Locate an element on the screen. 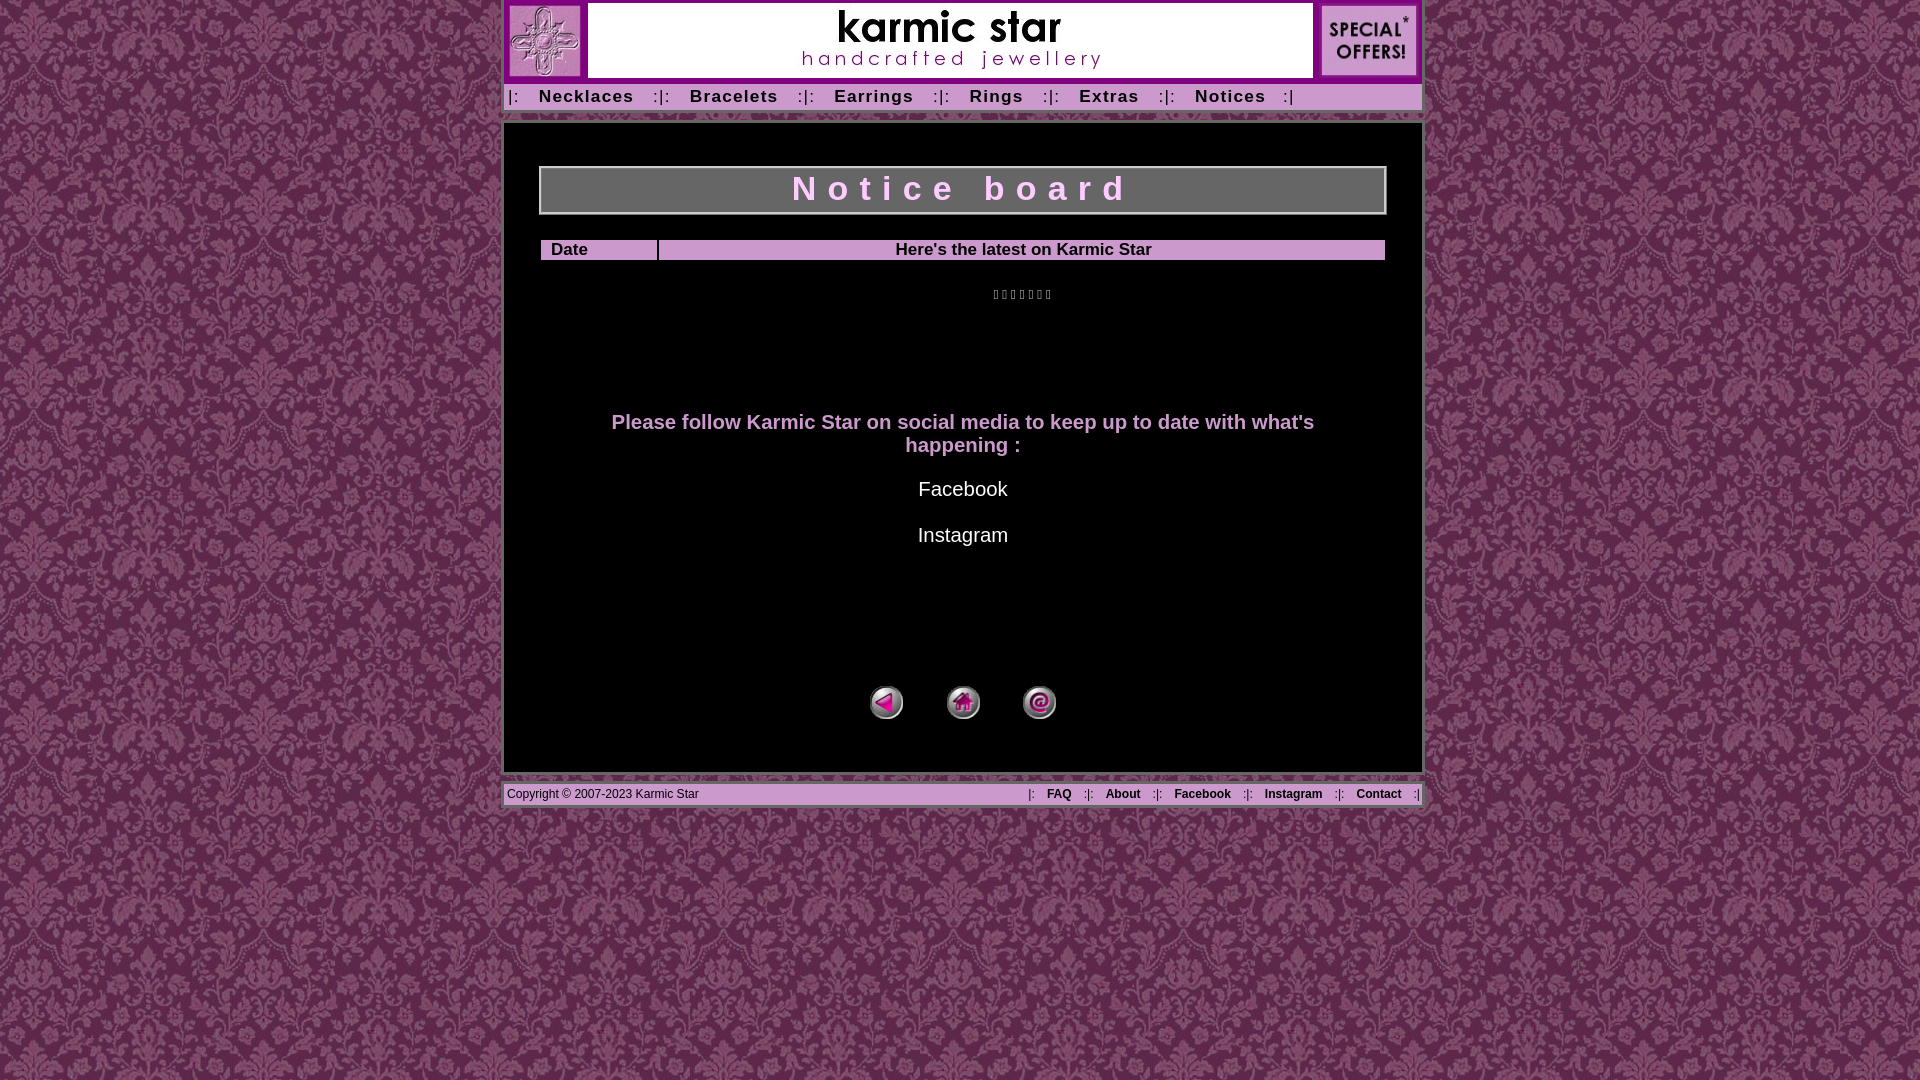 This screenshot has height=1080, width=1920. 'Rings' is located at coordinates (997, 96).